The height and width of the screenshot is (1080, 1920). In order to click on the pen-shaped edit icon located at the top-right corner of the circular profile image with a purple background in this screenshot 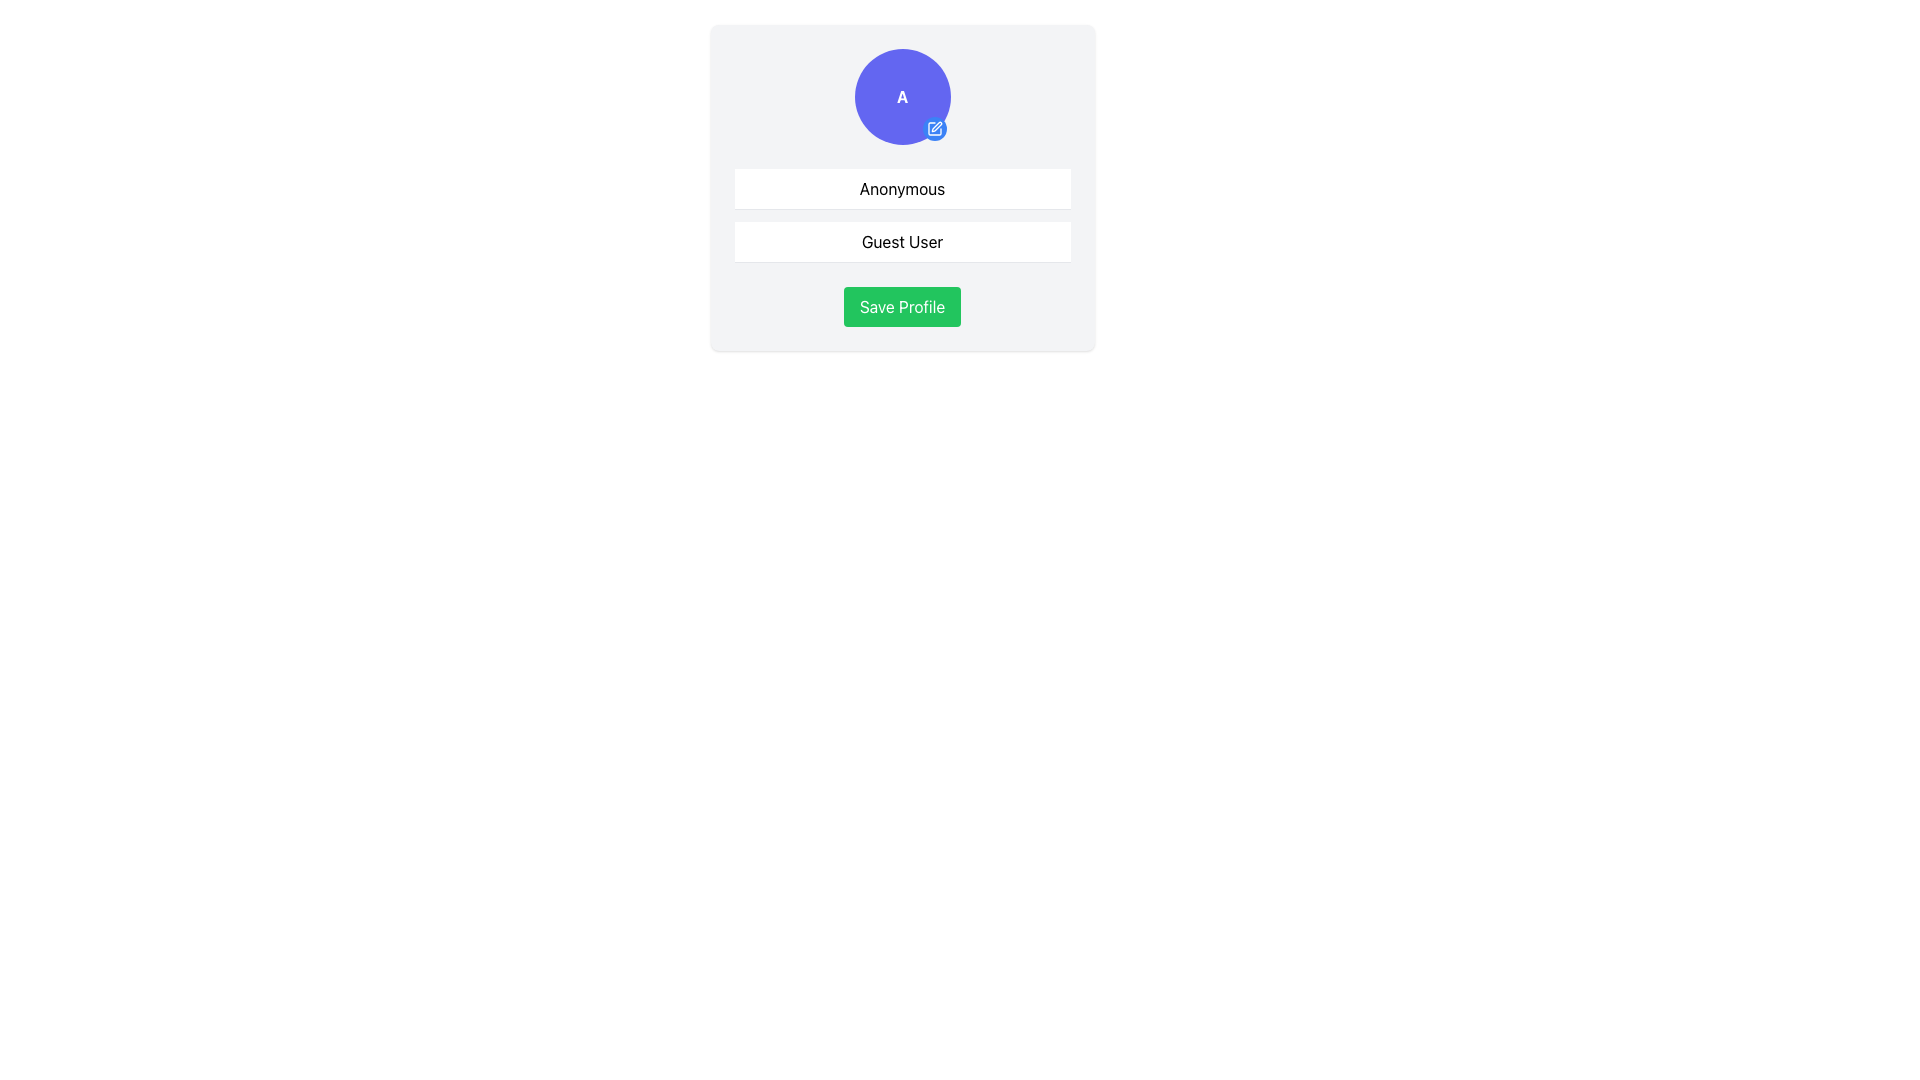, I will do `click(935, 127)`.